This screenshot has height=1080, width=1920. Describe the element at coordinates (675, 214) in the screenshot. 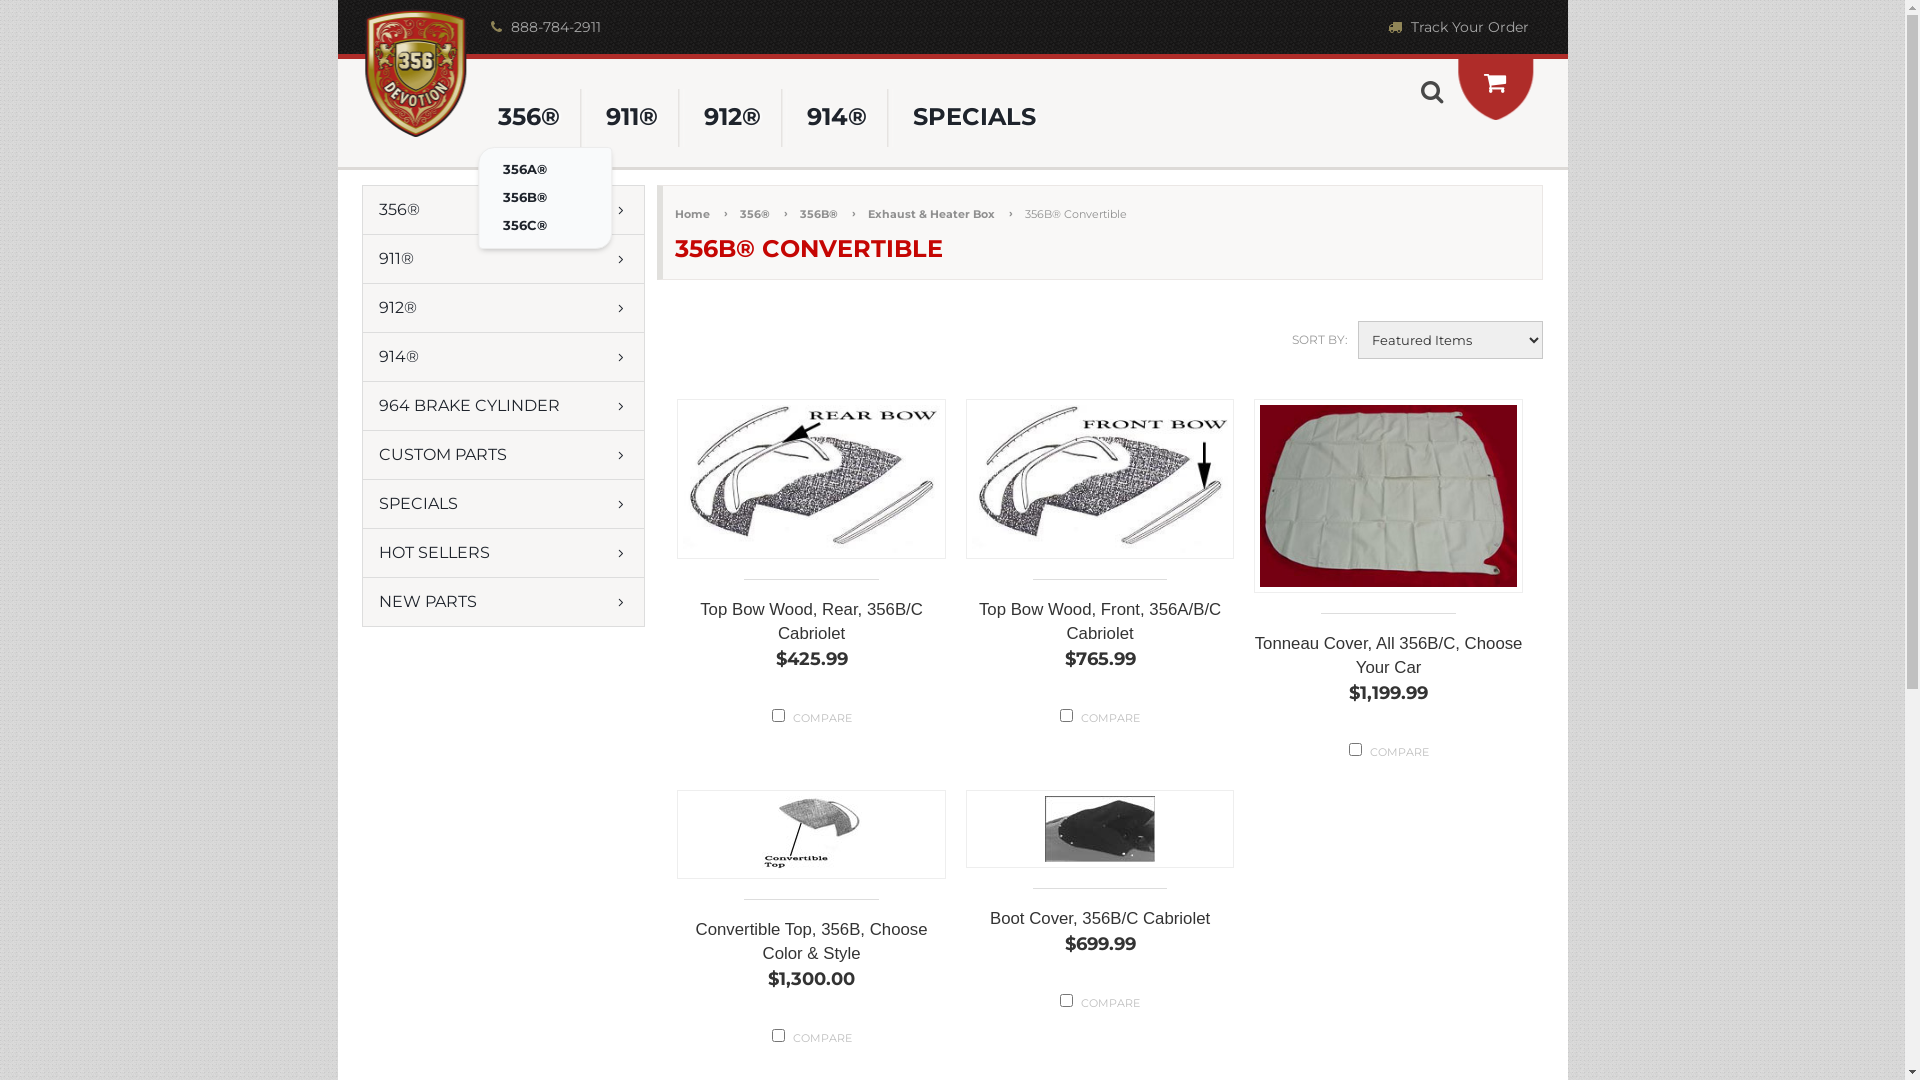

I see `'Home'` at that location.